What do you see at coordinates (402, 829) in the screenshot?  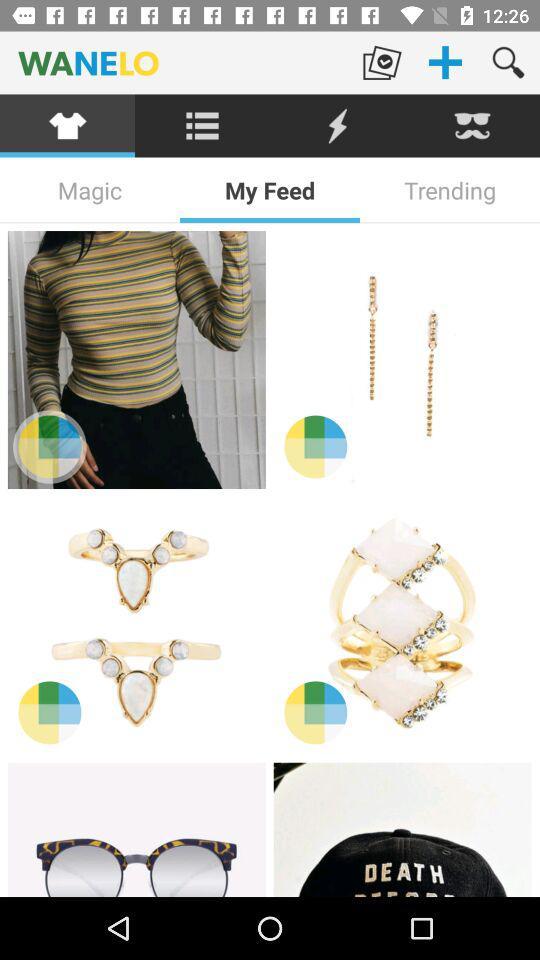 I see `product` at bounding box center [402, 829].